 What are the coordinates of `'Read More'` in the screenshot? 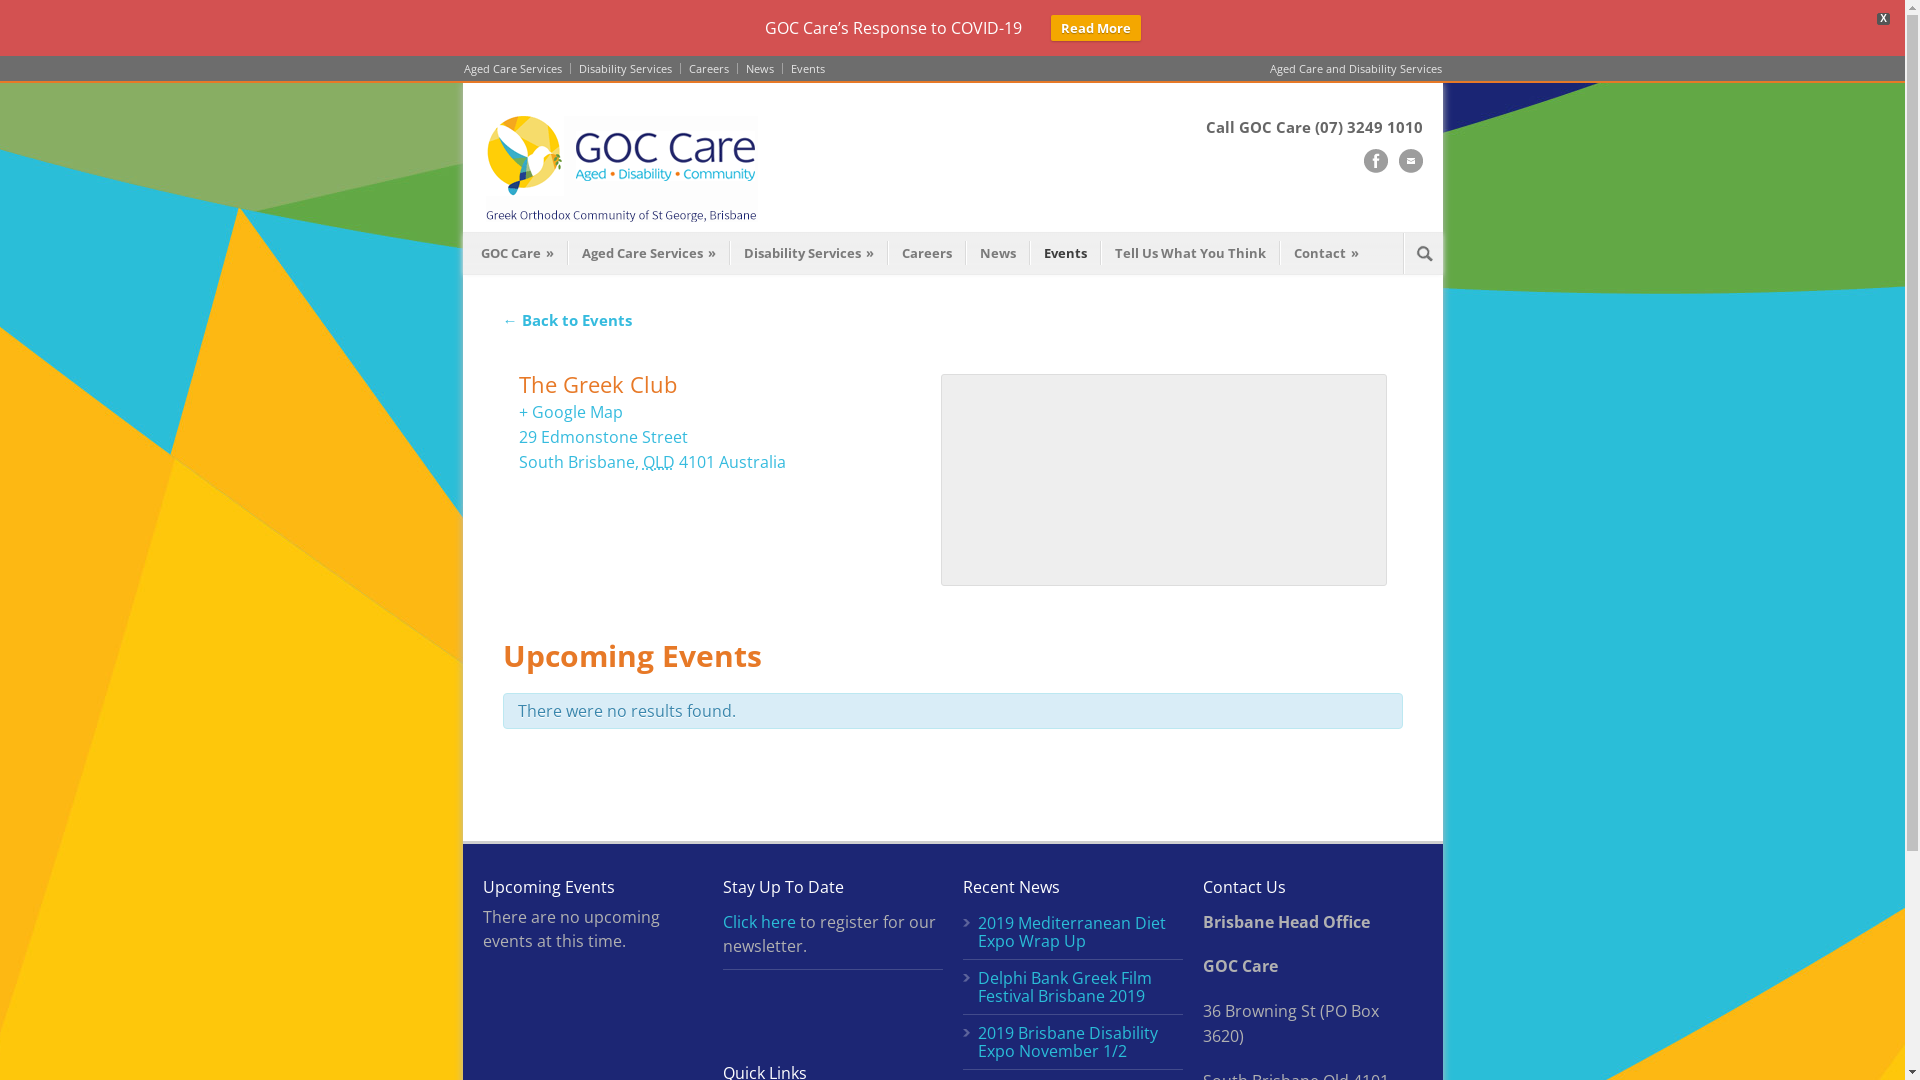 It's located at (1049, 27).